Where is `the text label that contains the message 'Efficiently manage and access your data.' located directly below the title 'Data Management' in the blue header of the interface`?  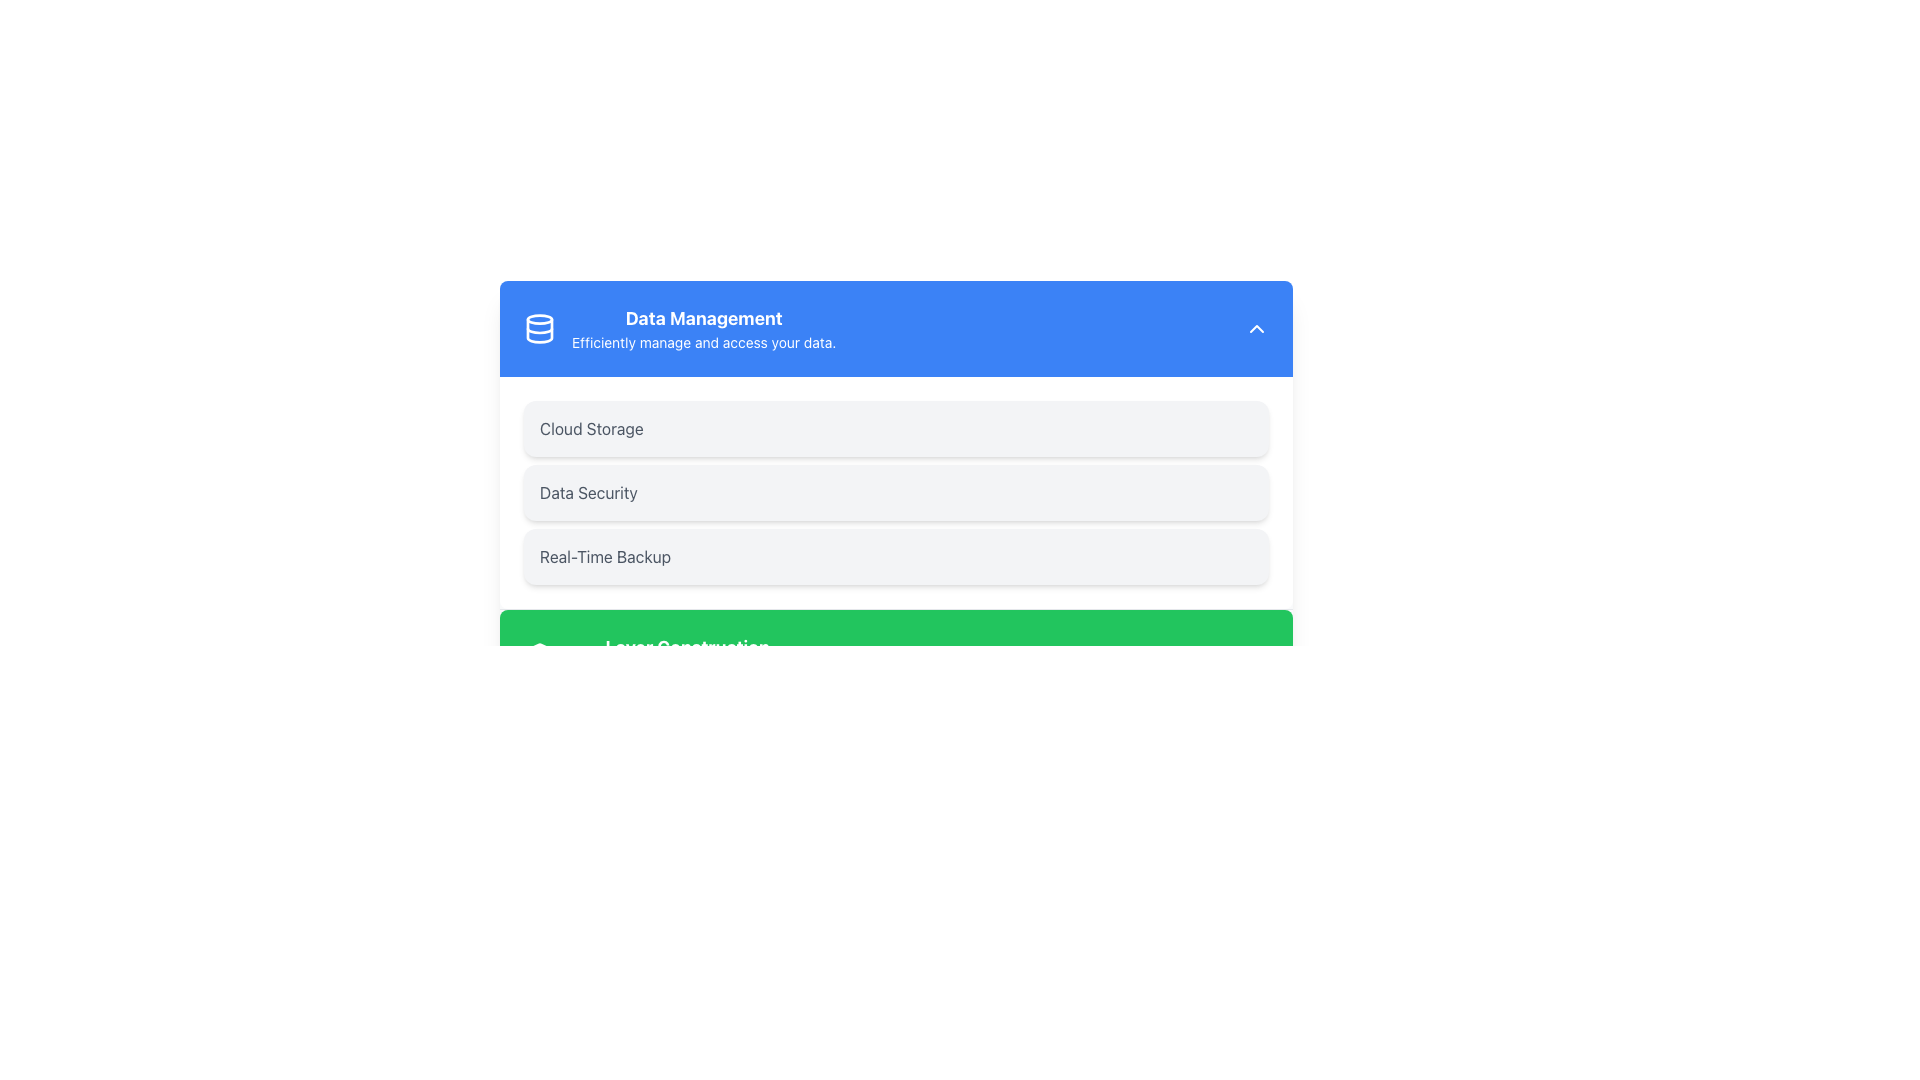 the text label that contains the message 'Efficiently manage and access your data.' located directly below the title 'Data Management' in the blue header of the interface is located at coordinates (704, 342).